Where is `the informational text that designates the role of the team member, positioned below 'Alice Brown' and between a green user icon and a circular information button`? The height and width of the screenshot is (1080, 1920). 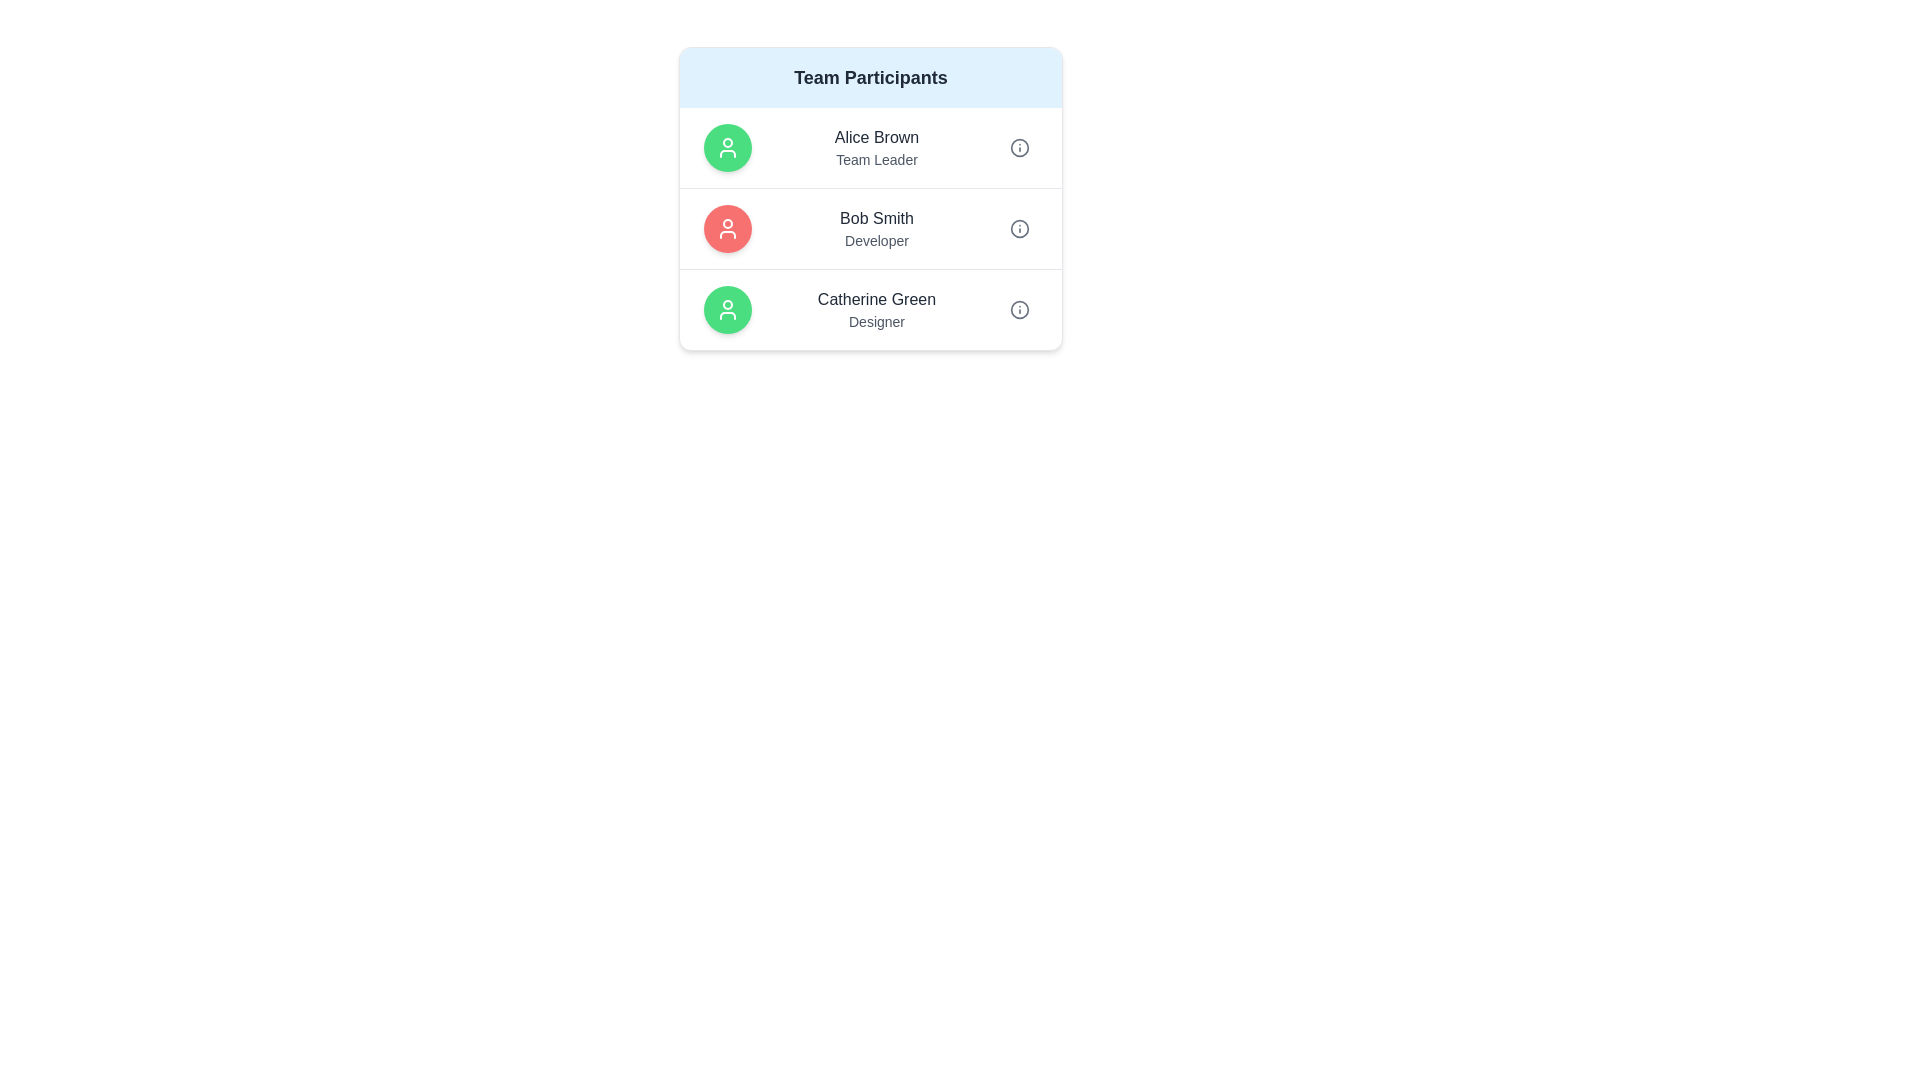 the informational text that designates the role of the team member, positioned below 'Alice Brown' and between a green user icon and a circular information button is located at coordinates (877, 158).